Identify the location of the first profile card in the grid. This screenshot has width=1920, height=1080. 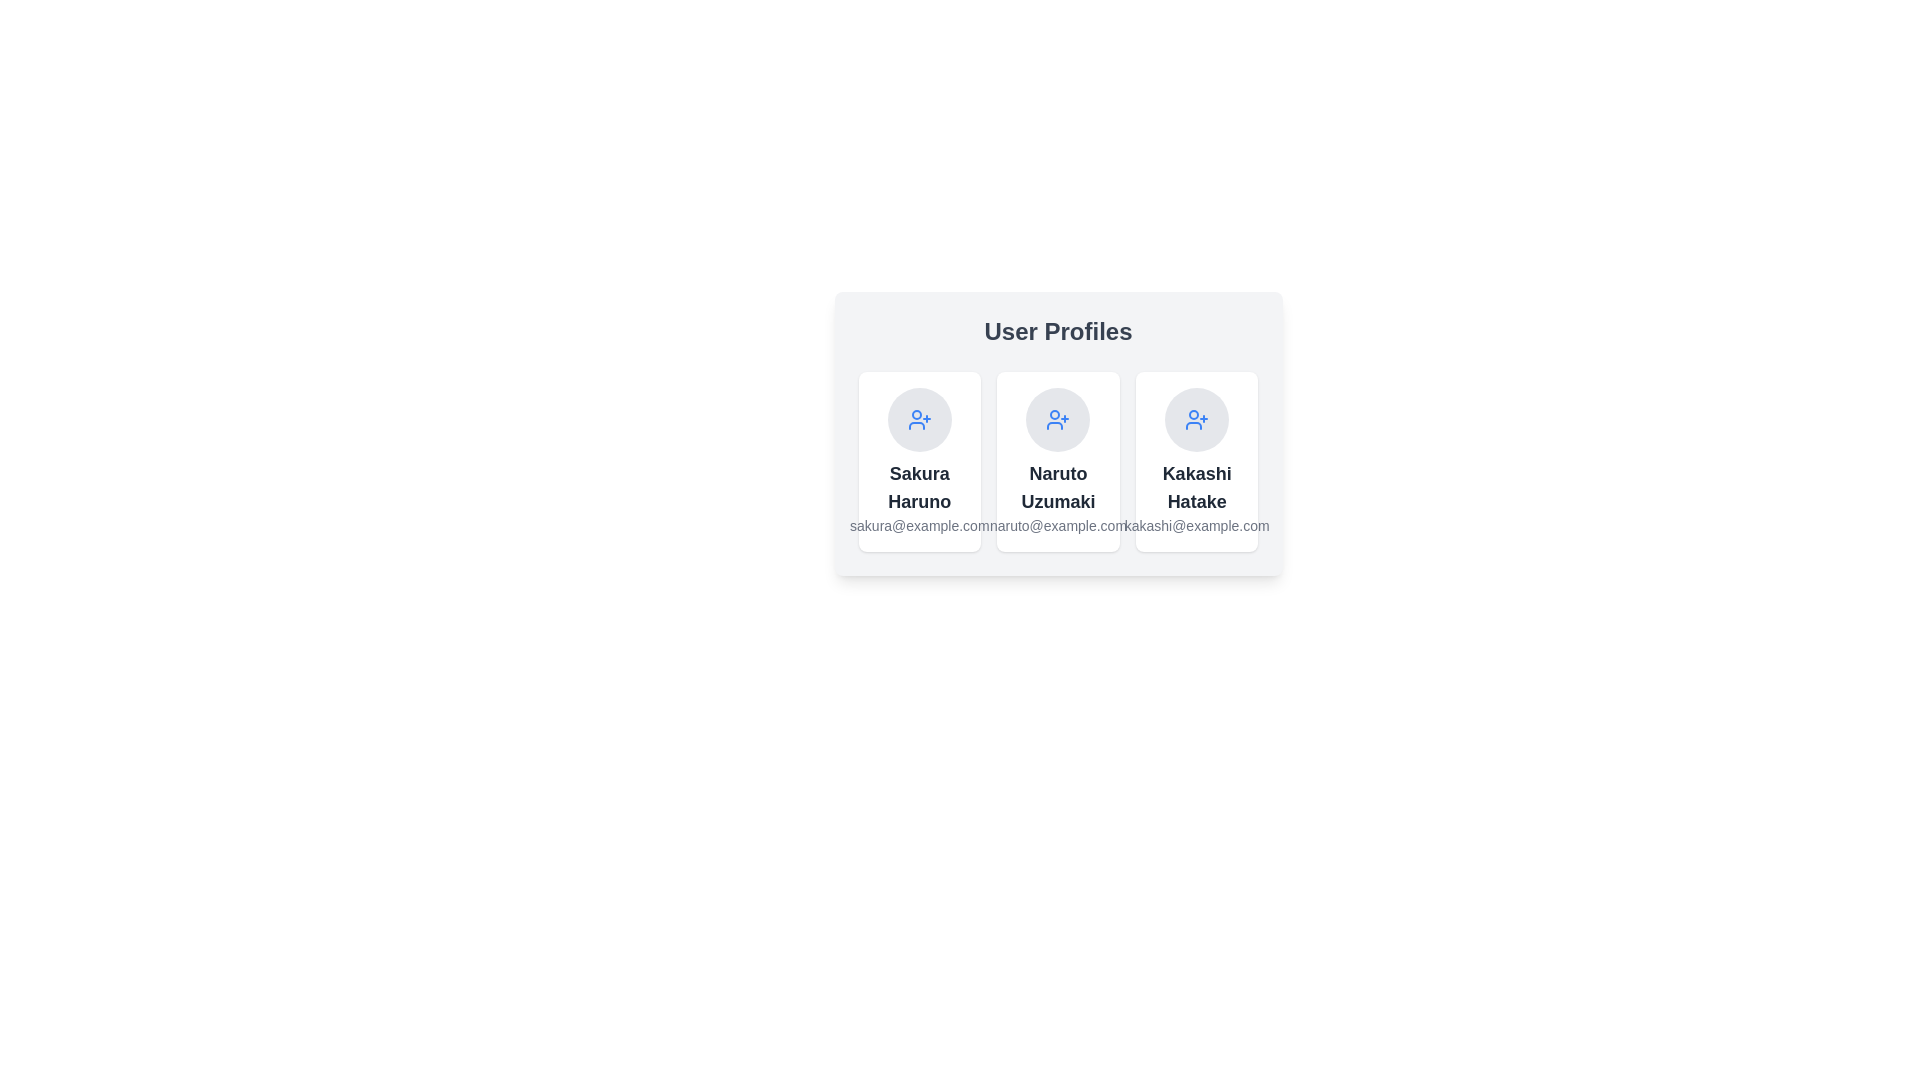
(918, 462).